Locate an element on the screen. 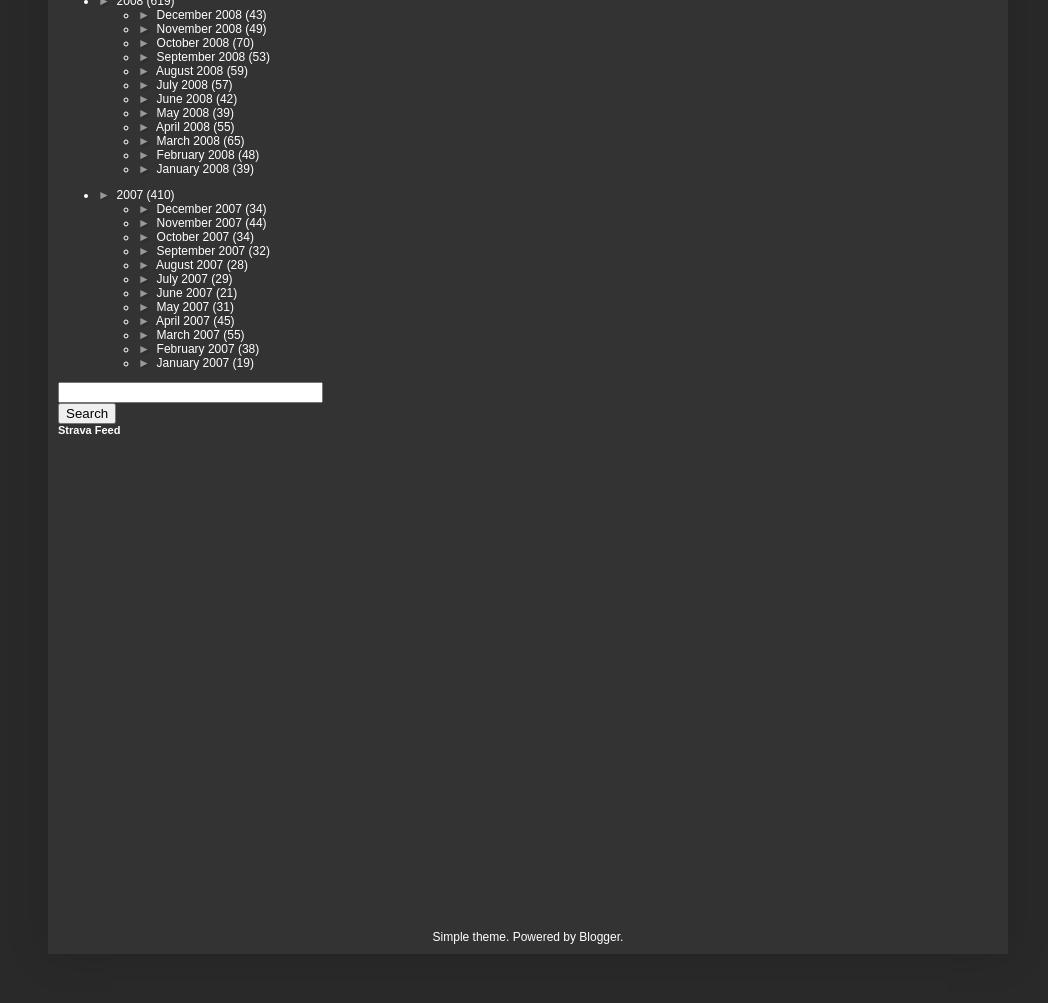  '(32)' is located at coordinates (247, 250).